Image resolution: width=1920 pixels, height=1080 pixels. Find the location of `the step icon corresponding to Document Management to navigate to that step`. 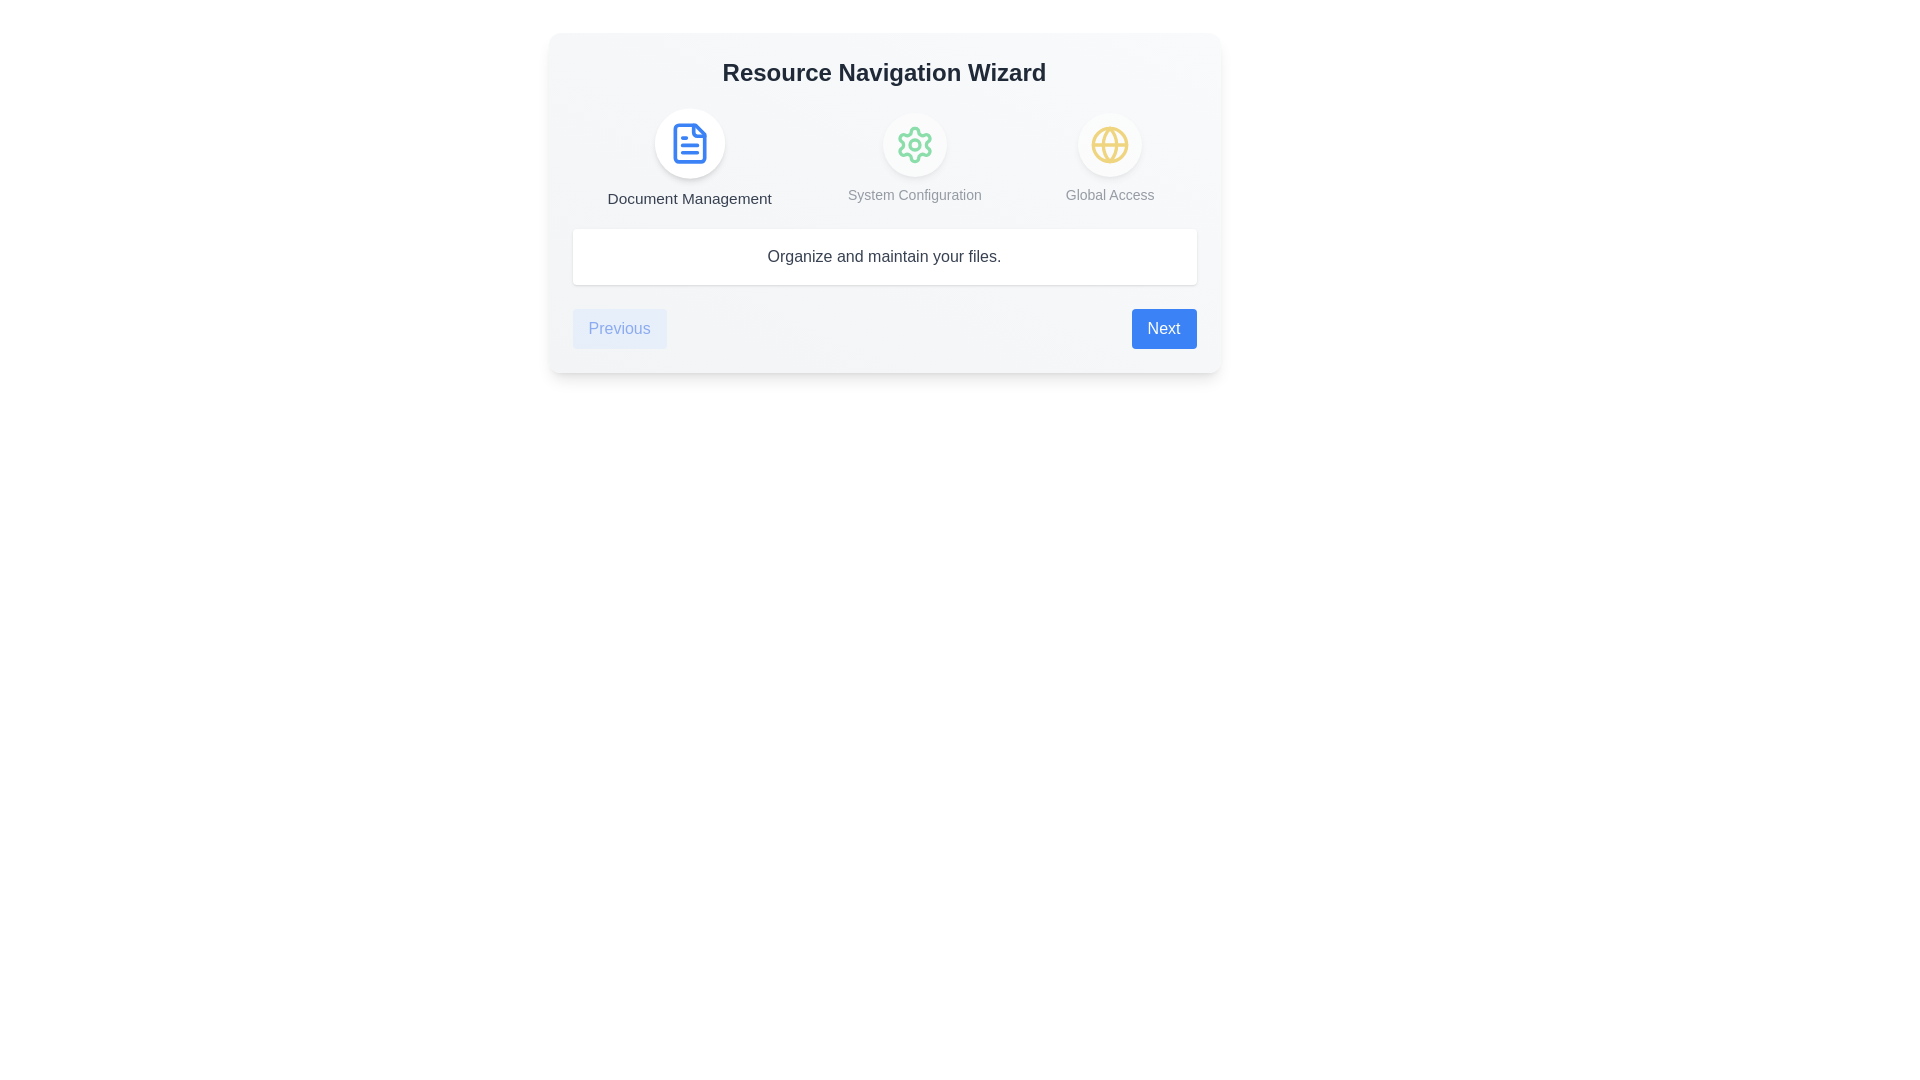

the step icon corresponding to Document Management to navigate to that step is located at coordinates (689, 157).